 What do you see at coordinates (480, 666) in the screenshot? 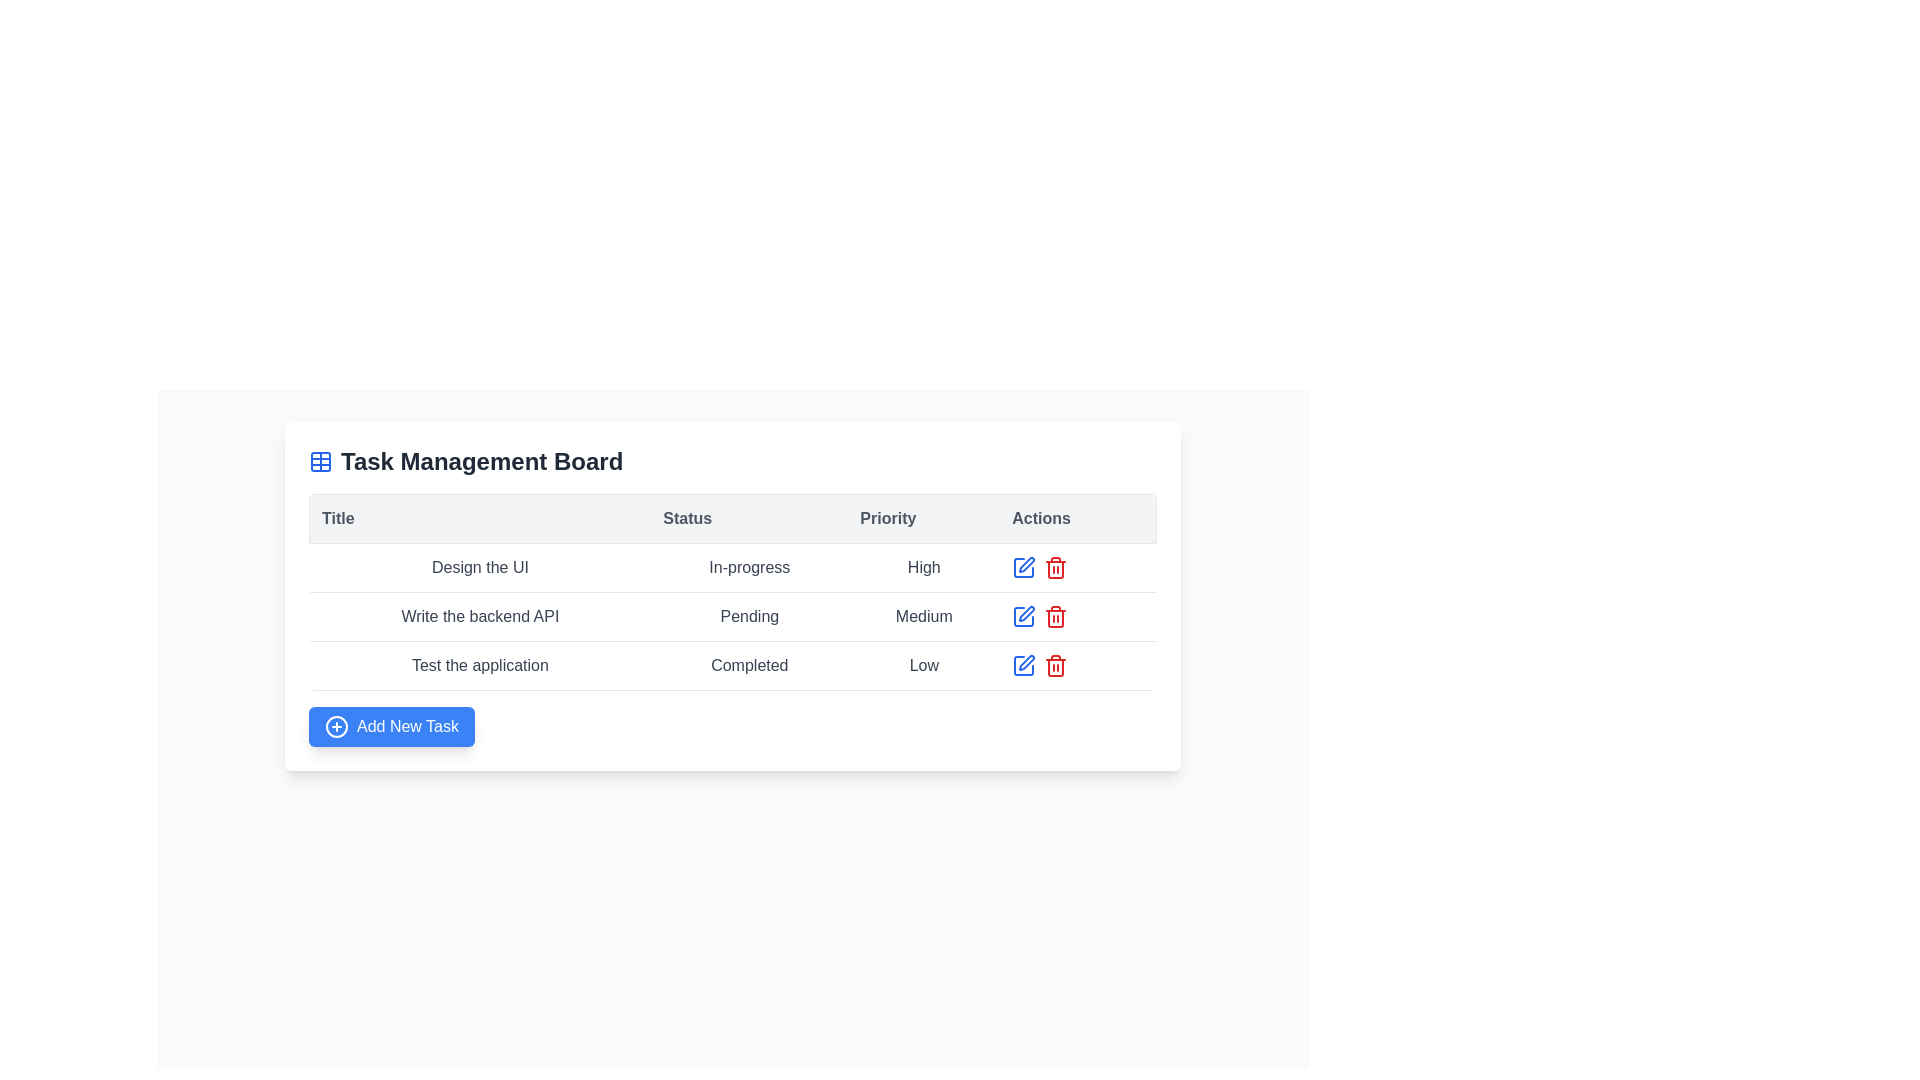
I see `the text label that contains the phrase 'Test the application', which is styled in gray and located in the third row under the 'Title' column of a structured table` at bounding box center [480, 666].